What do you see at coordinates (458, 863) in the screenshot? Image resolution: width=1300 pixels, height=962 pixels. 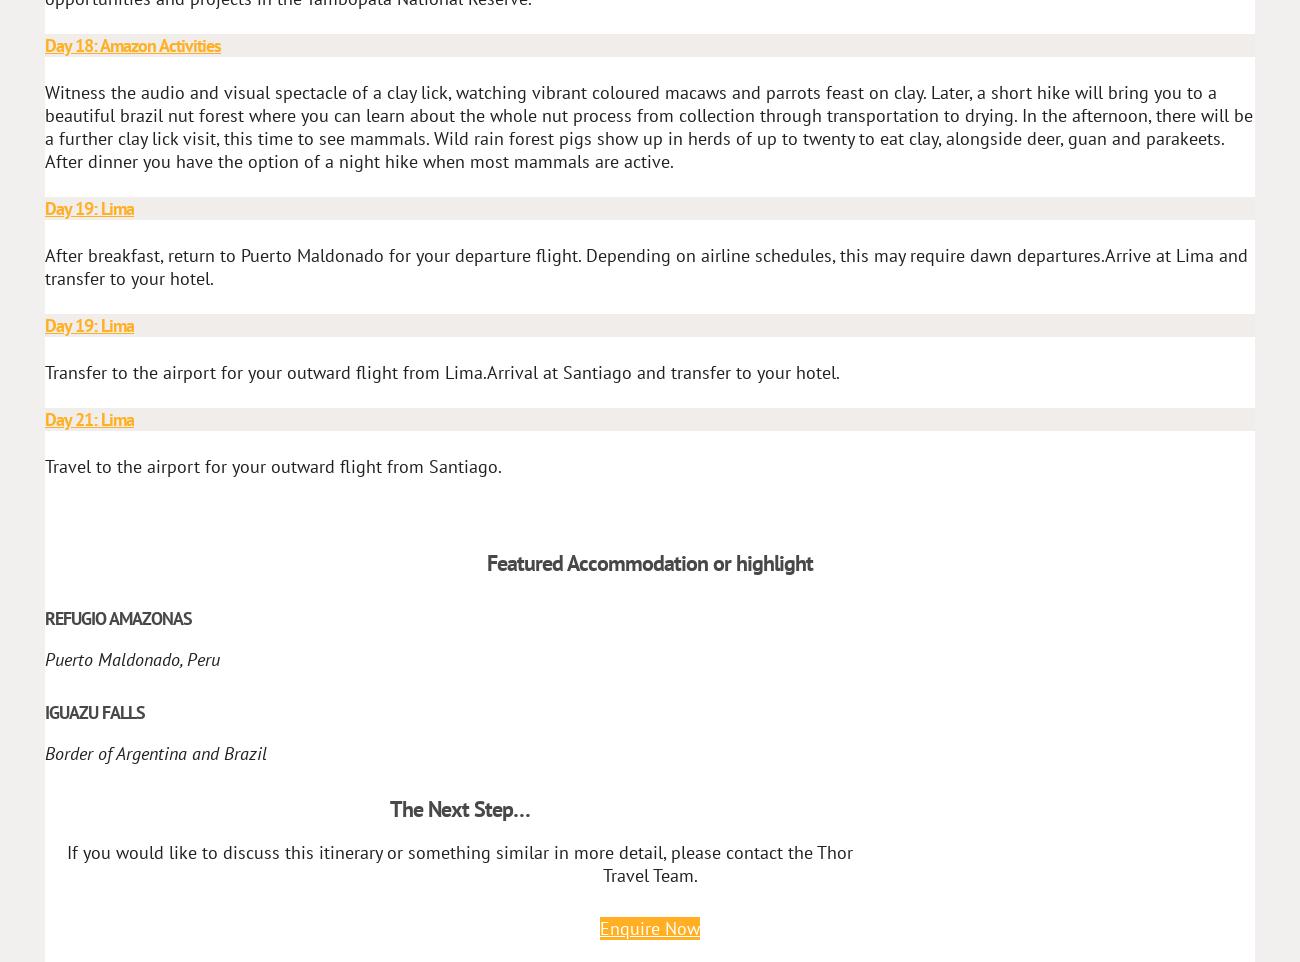 I see `'If you would like to discuss this itinerary or something similar in more detail, please contact the Thor Travel Team.'` at bounding box center [458, 863].